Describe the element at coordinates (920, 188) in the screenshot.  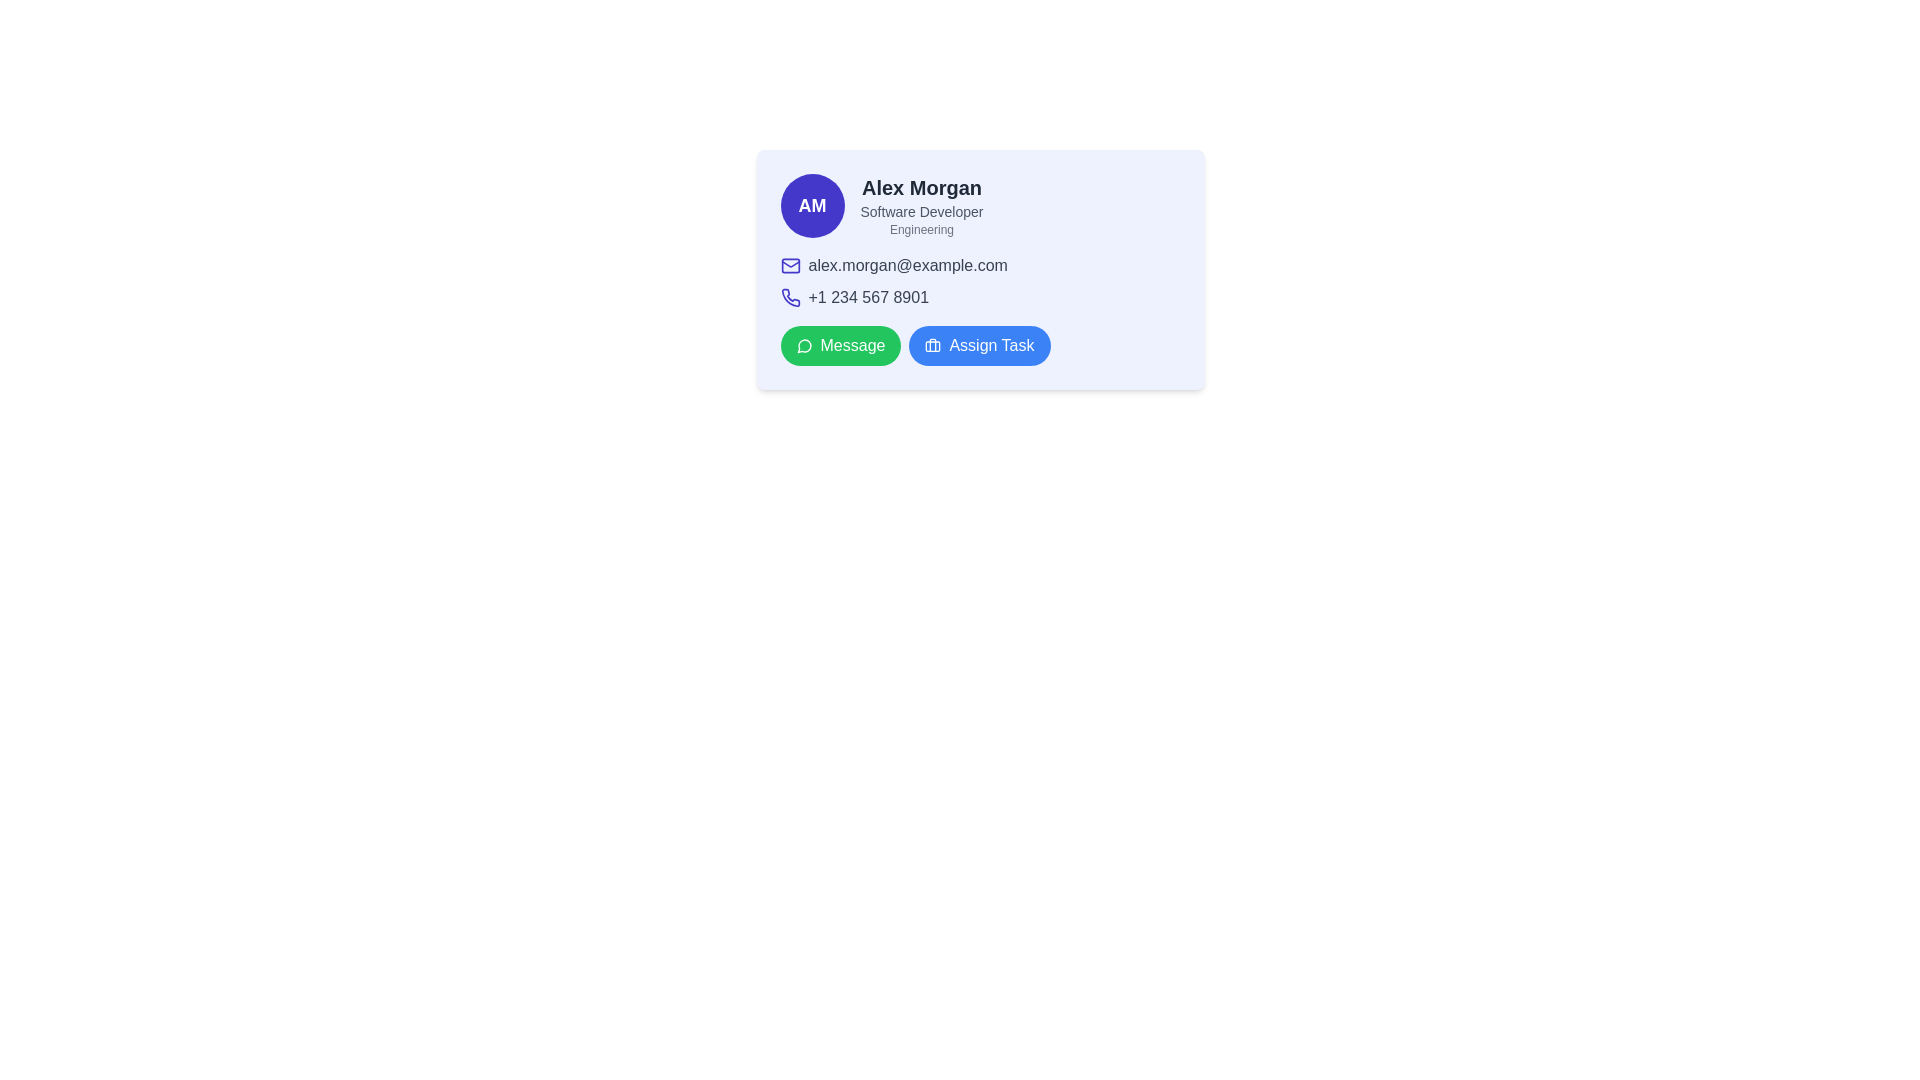
I see `Text Label displaying the name 'Alex Morgan', which is positioned in the upper-right section of the card layout, adjacent to an icon` at that location.